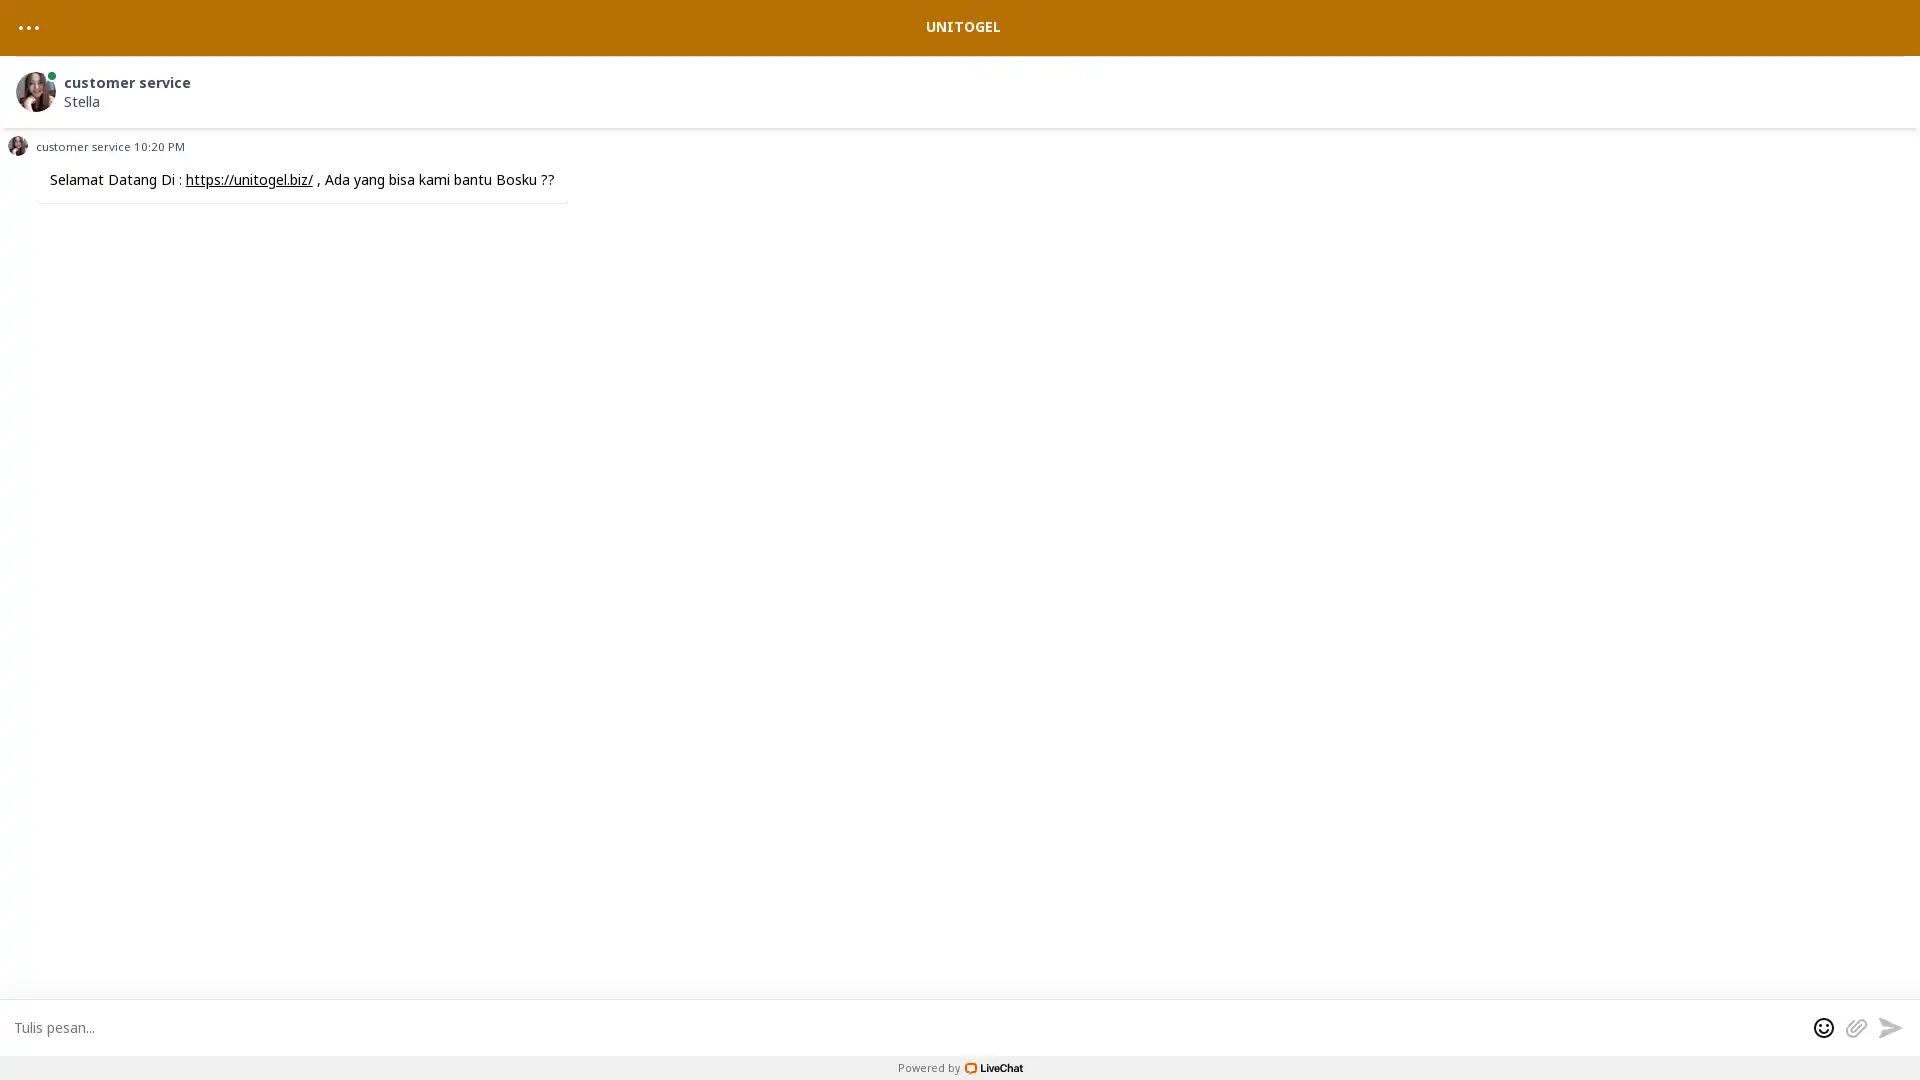 This screenshot has height=1080, width=1920. Describe the element at coordinates (1855, 1026) in the screenshot. I see `Send a file` at that location.